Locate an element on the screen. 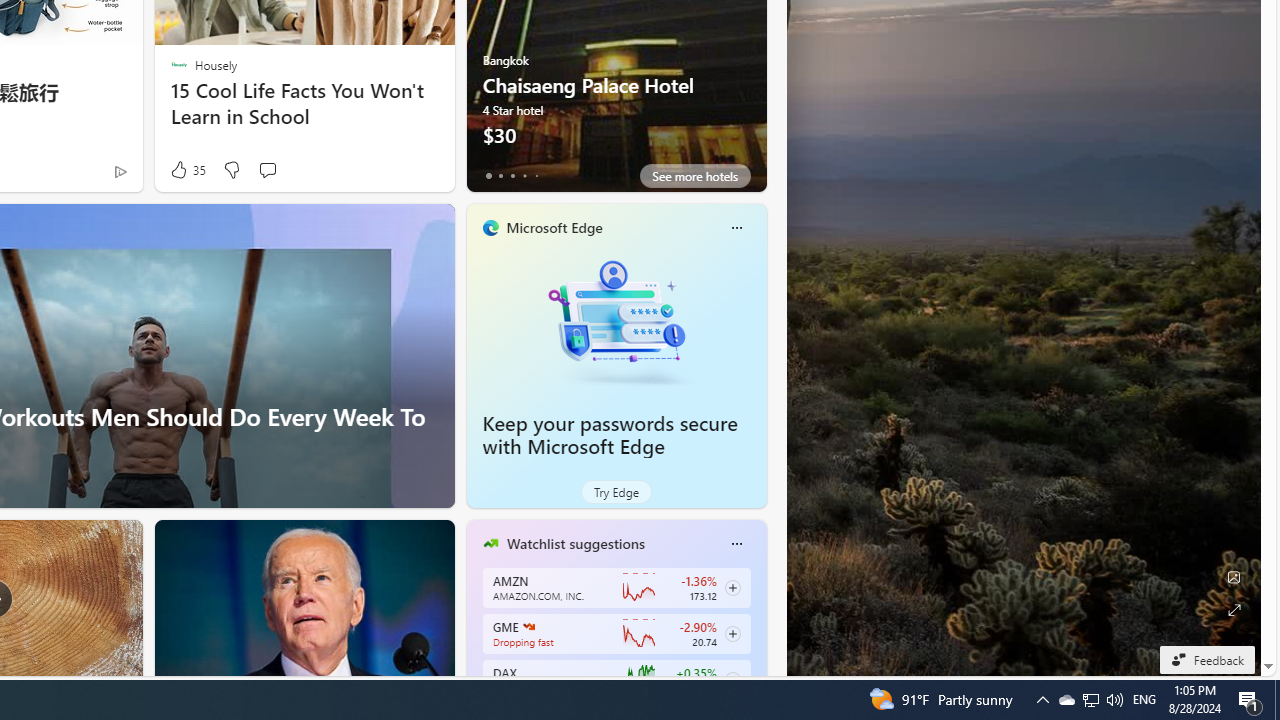 This screenshot has height=720, width=1280. 'Class: icon-img' is located at coordinates (735, 543).